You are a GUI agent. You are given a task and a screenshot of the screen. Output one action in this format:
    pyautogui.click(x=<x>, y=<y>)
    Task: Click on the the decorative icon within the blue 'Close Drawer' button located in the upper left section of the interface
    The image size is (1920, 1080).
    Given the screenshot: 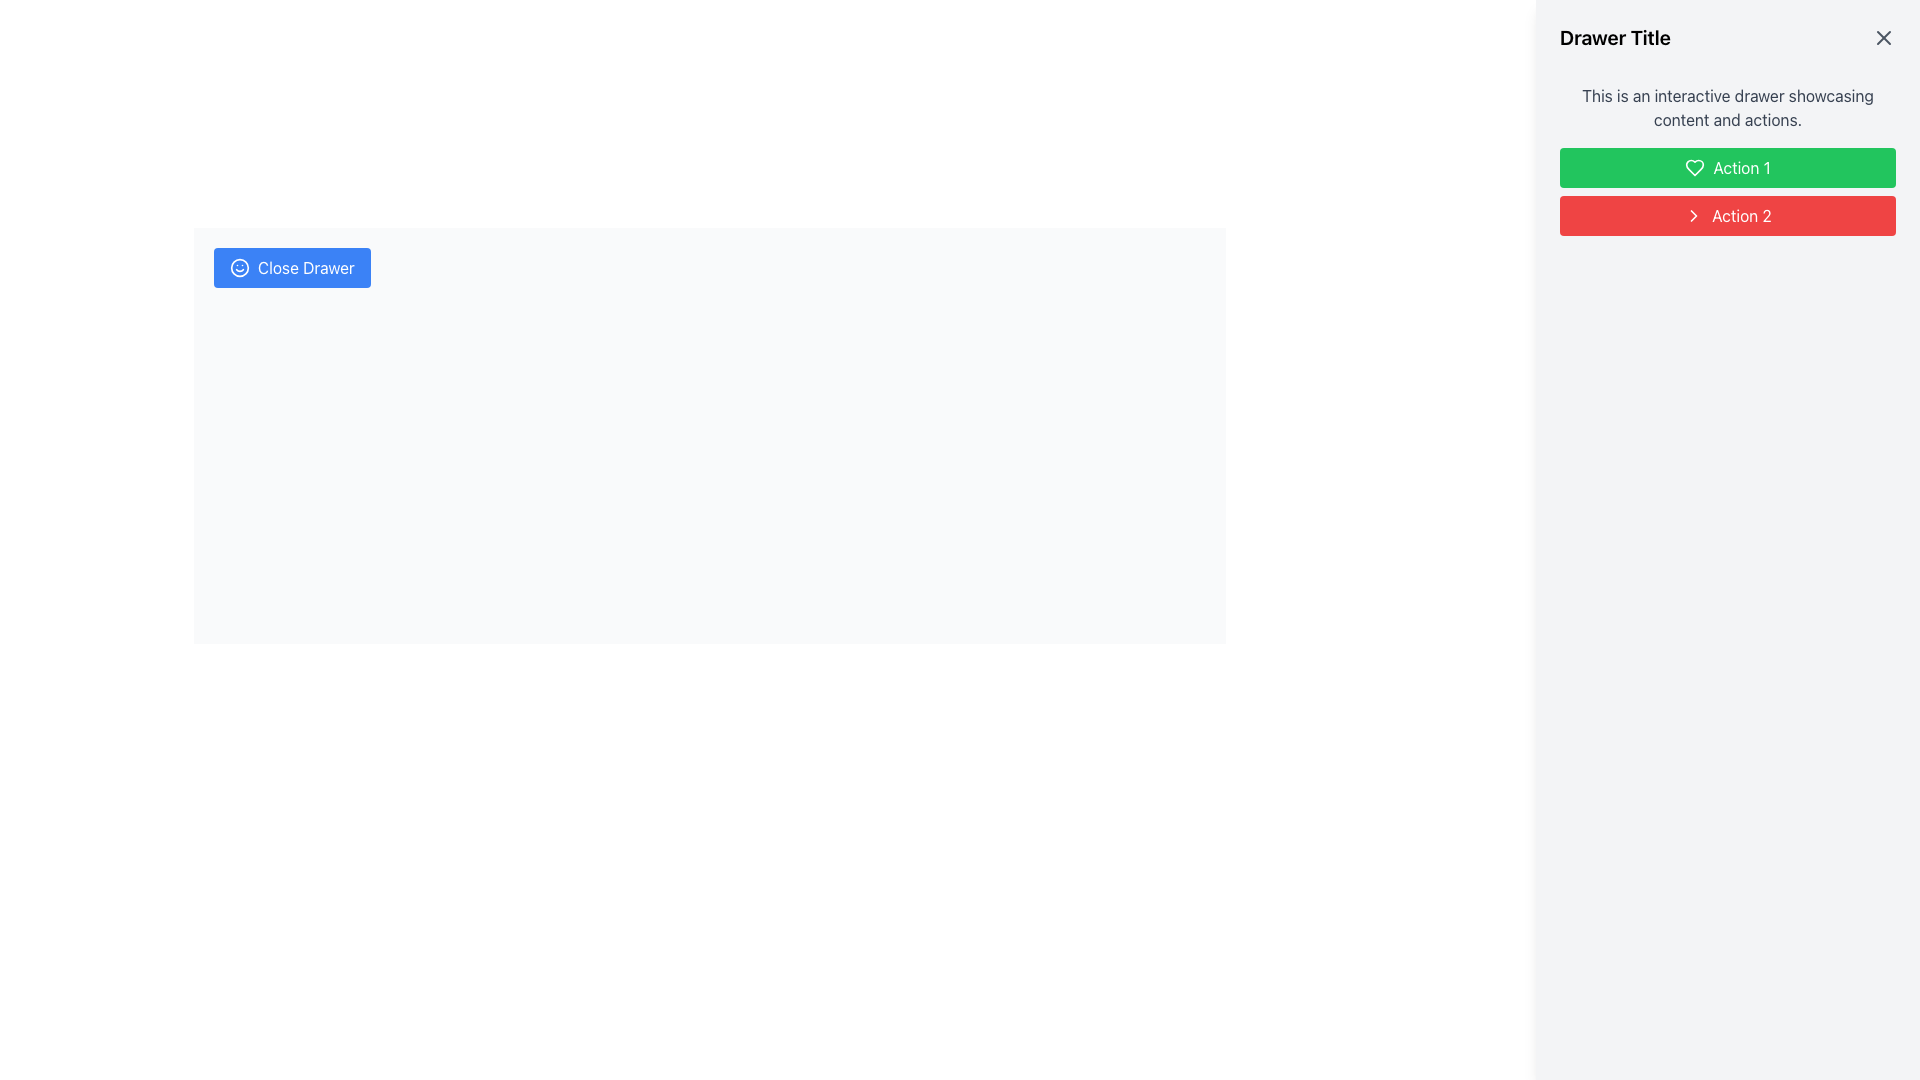 What is the action you would take?
    pyautogui.click(x=240, y=266)
    